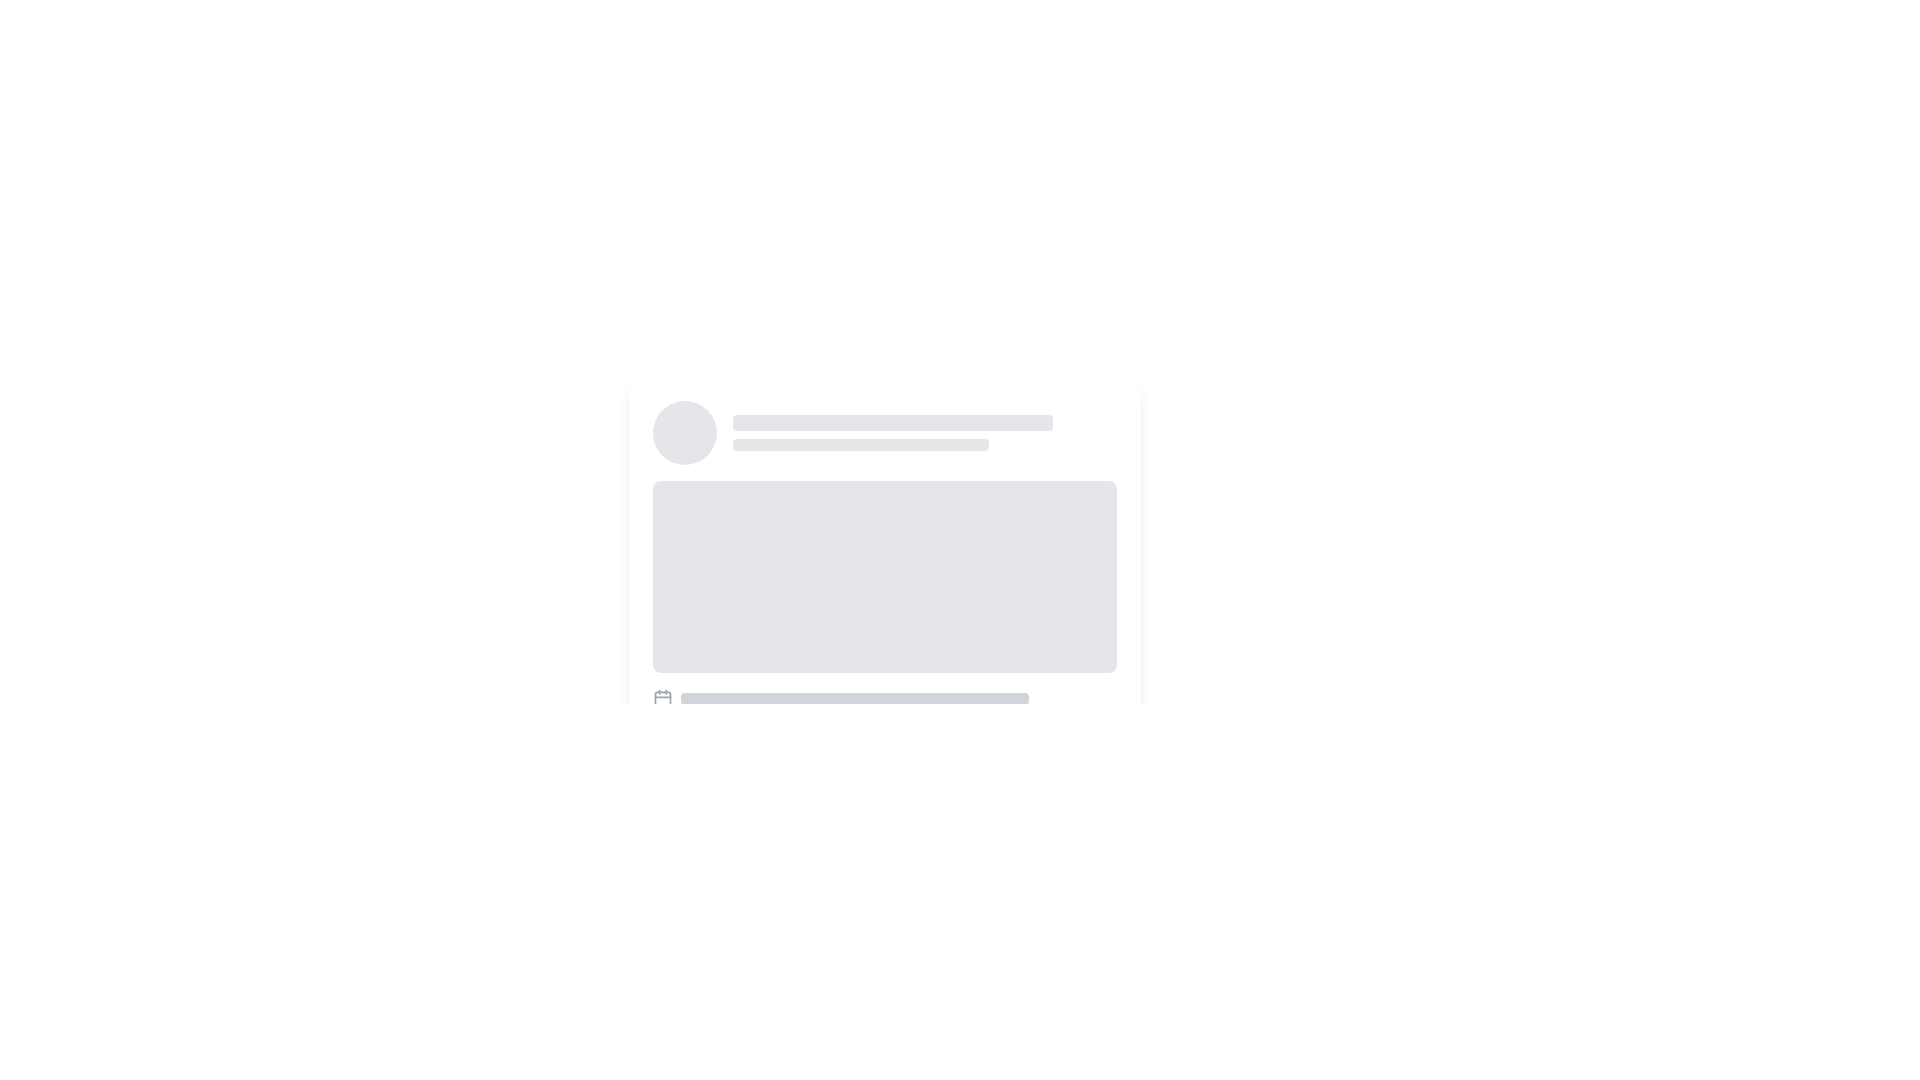  What do you see at coordinates (684, 431) in the screenshot?
I see `the interactive circular gray placeholder element located at the extreme left of its group` at bounding box center [684, 431].